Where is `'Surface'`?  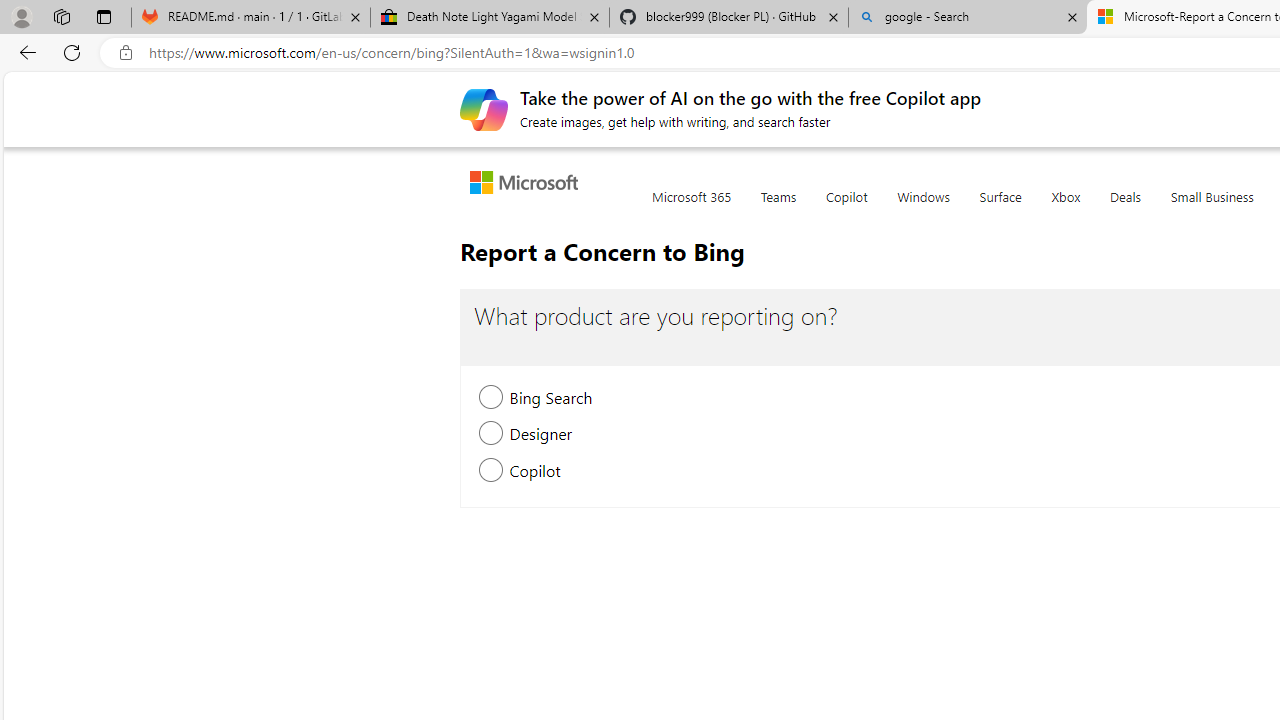
'Surface' is located at coordinates (1000, 208).